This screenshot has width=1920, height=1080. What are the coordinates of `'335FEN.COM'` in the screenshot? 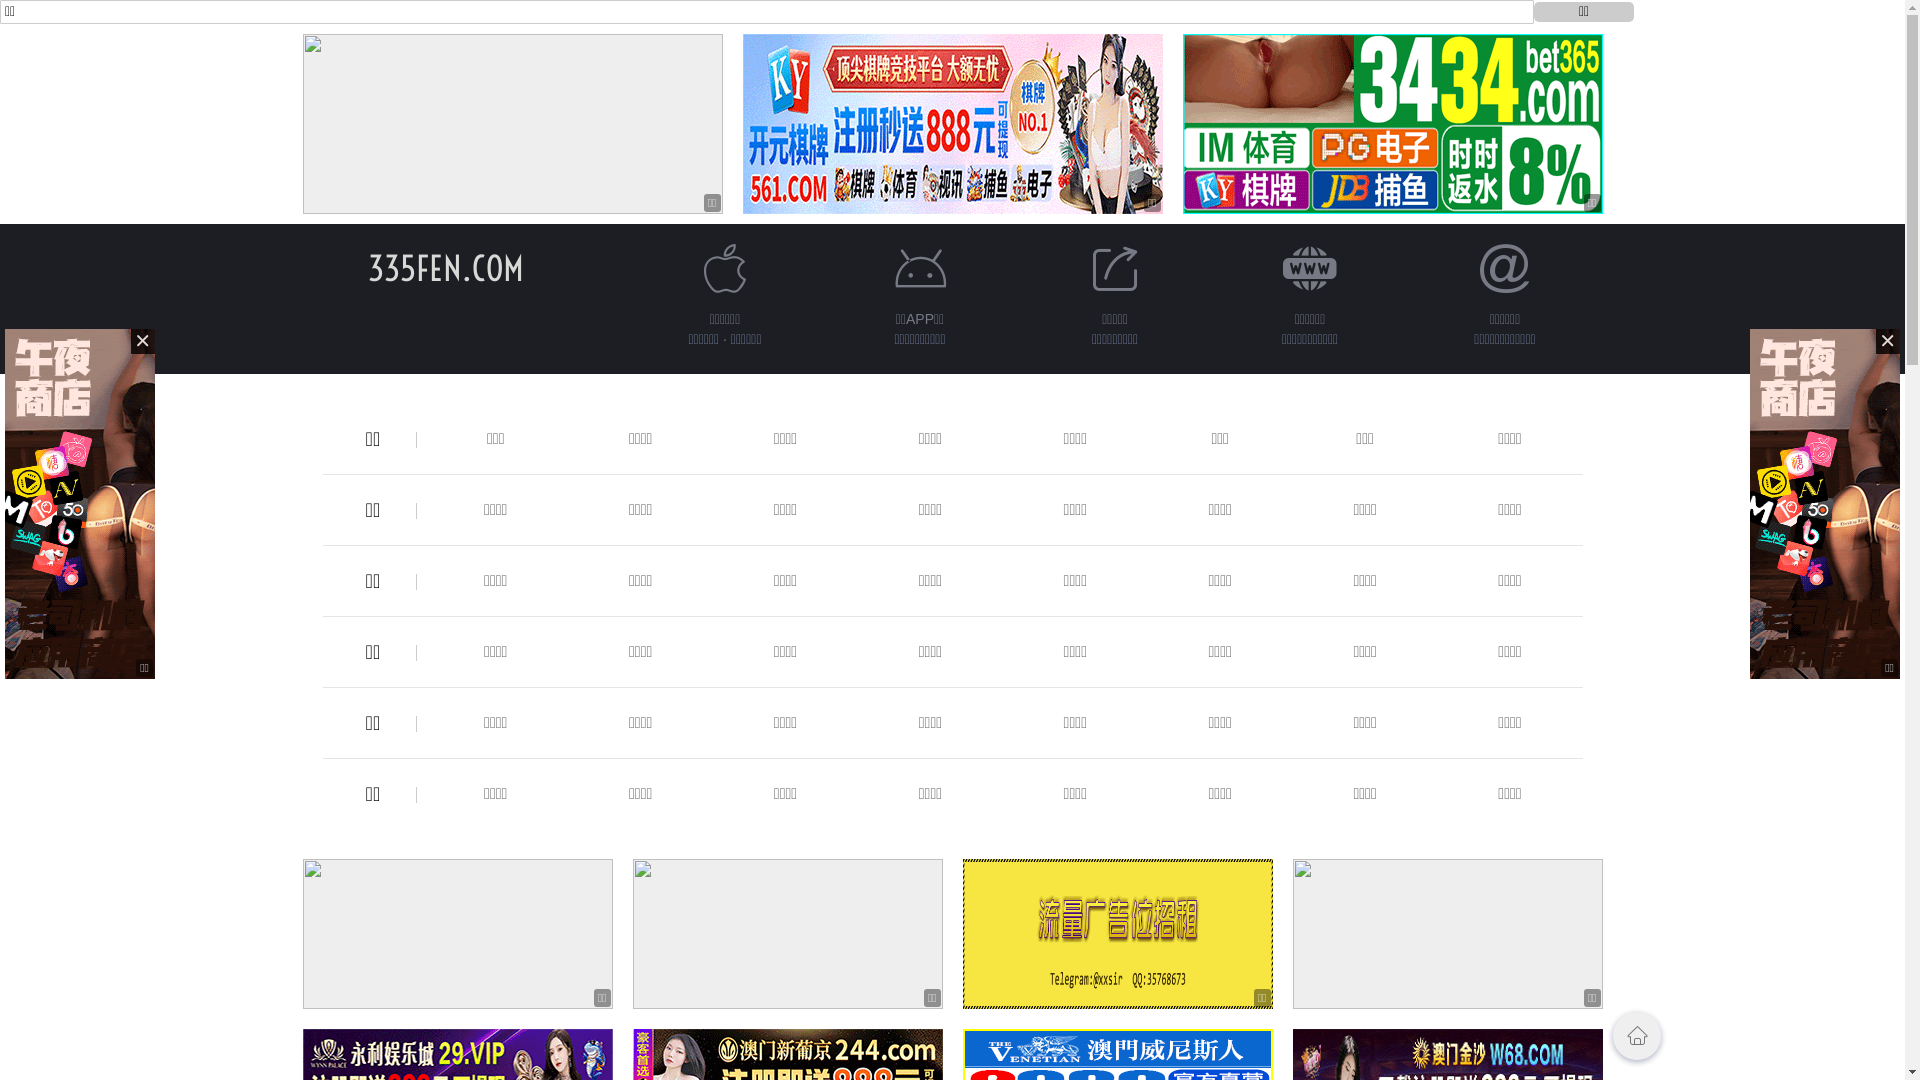 It's located at (445, 267).